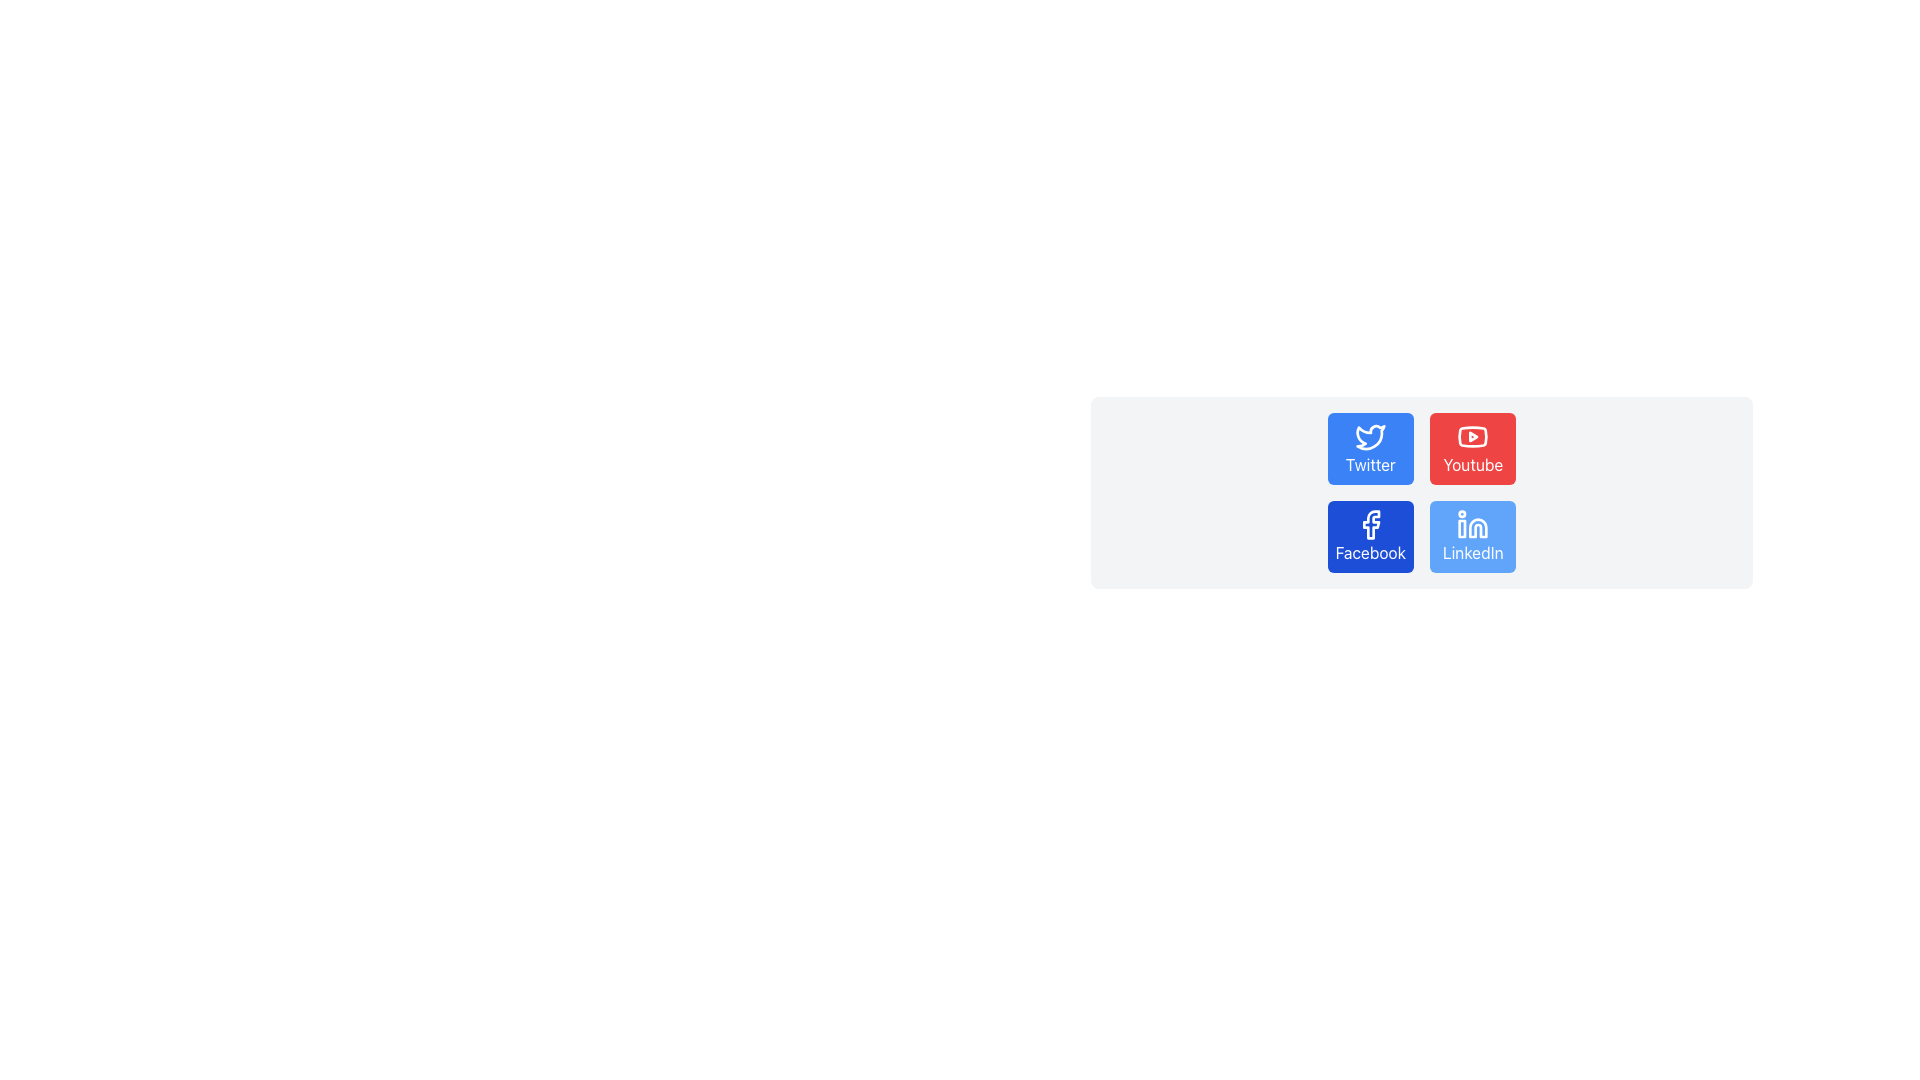  Describe the element at coordinates (1369, 535) in the screenshot. I see `the square button with a blue background and white text labeled 'Facebook' located in the bottom-left corner of the grid` at that location.